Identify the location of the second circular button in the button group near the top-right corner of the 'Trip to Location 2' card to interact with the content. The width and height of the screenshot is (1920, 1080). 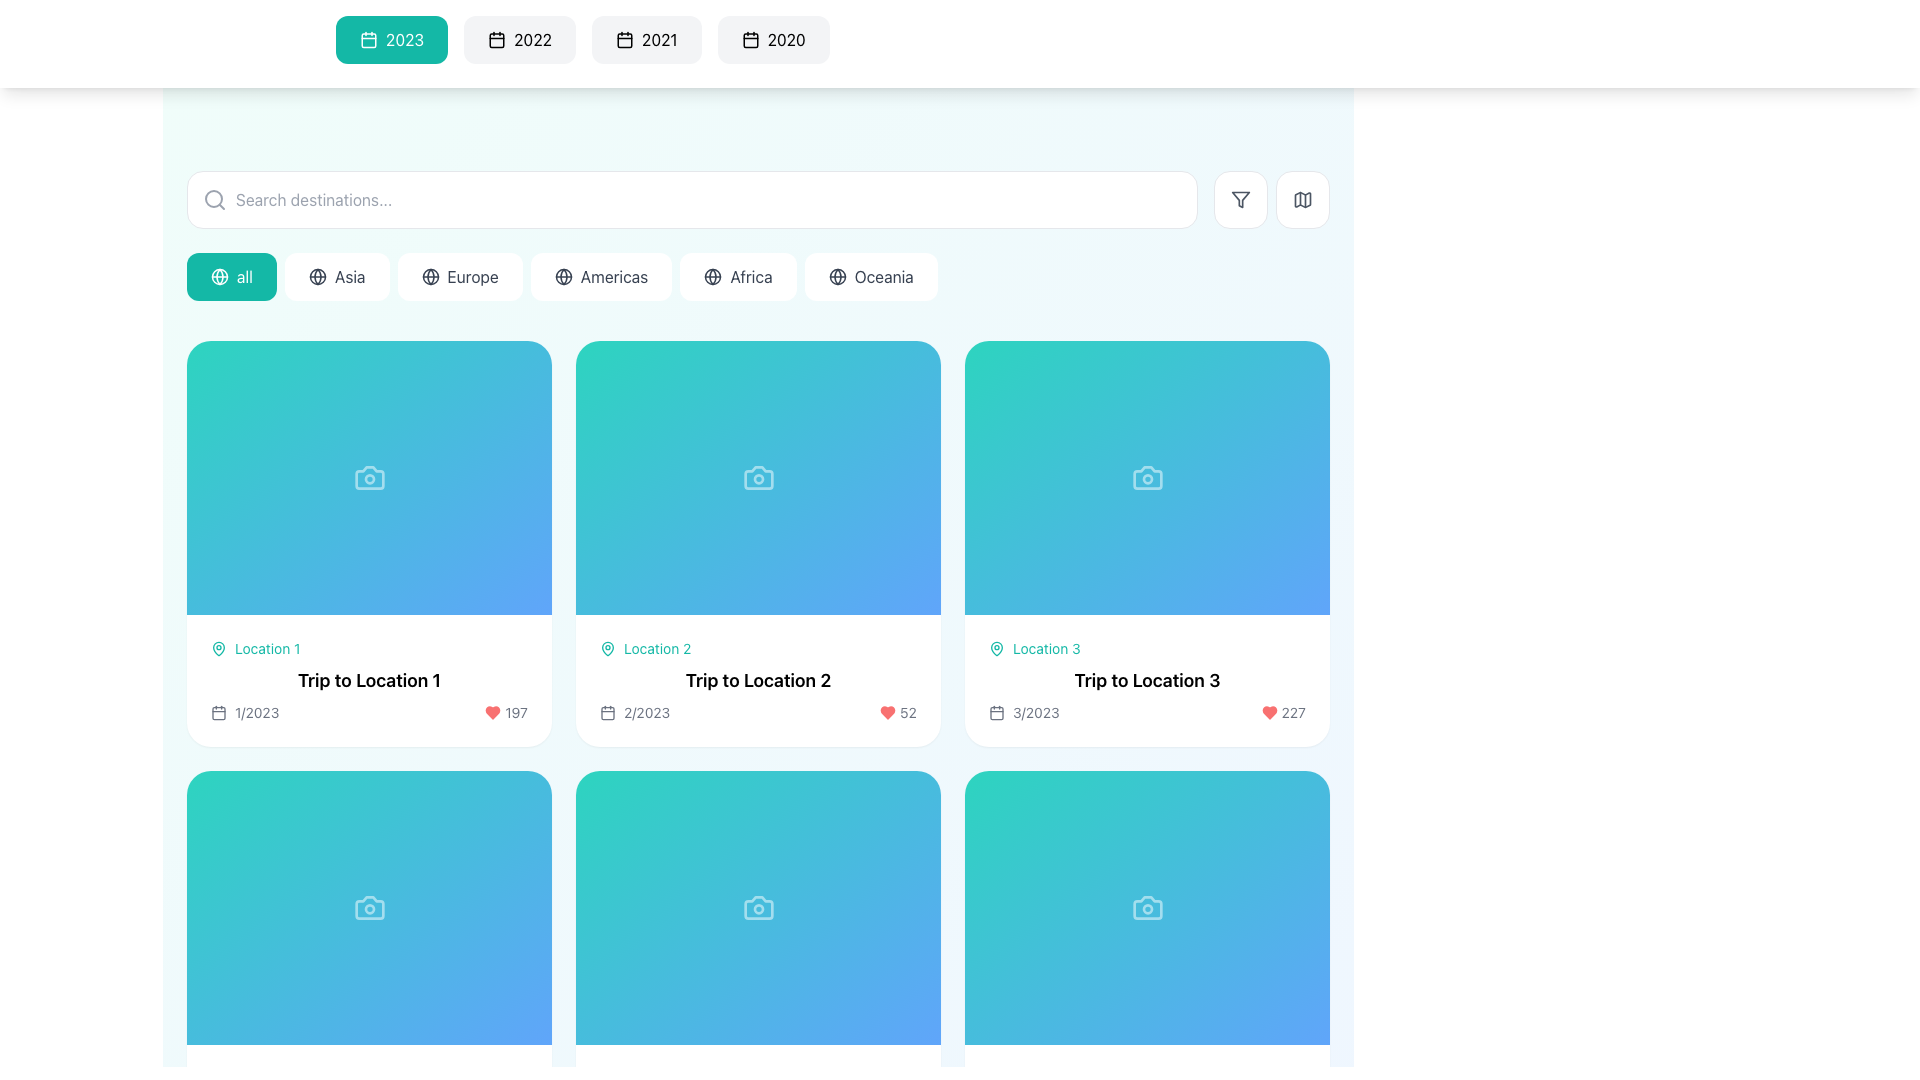
(883, 374).